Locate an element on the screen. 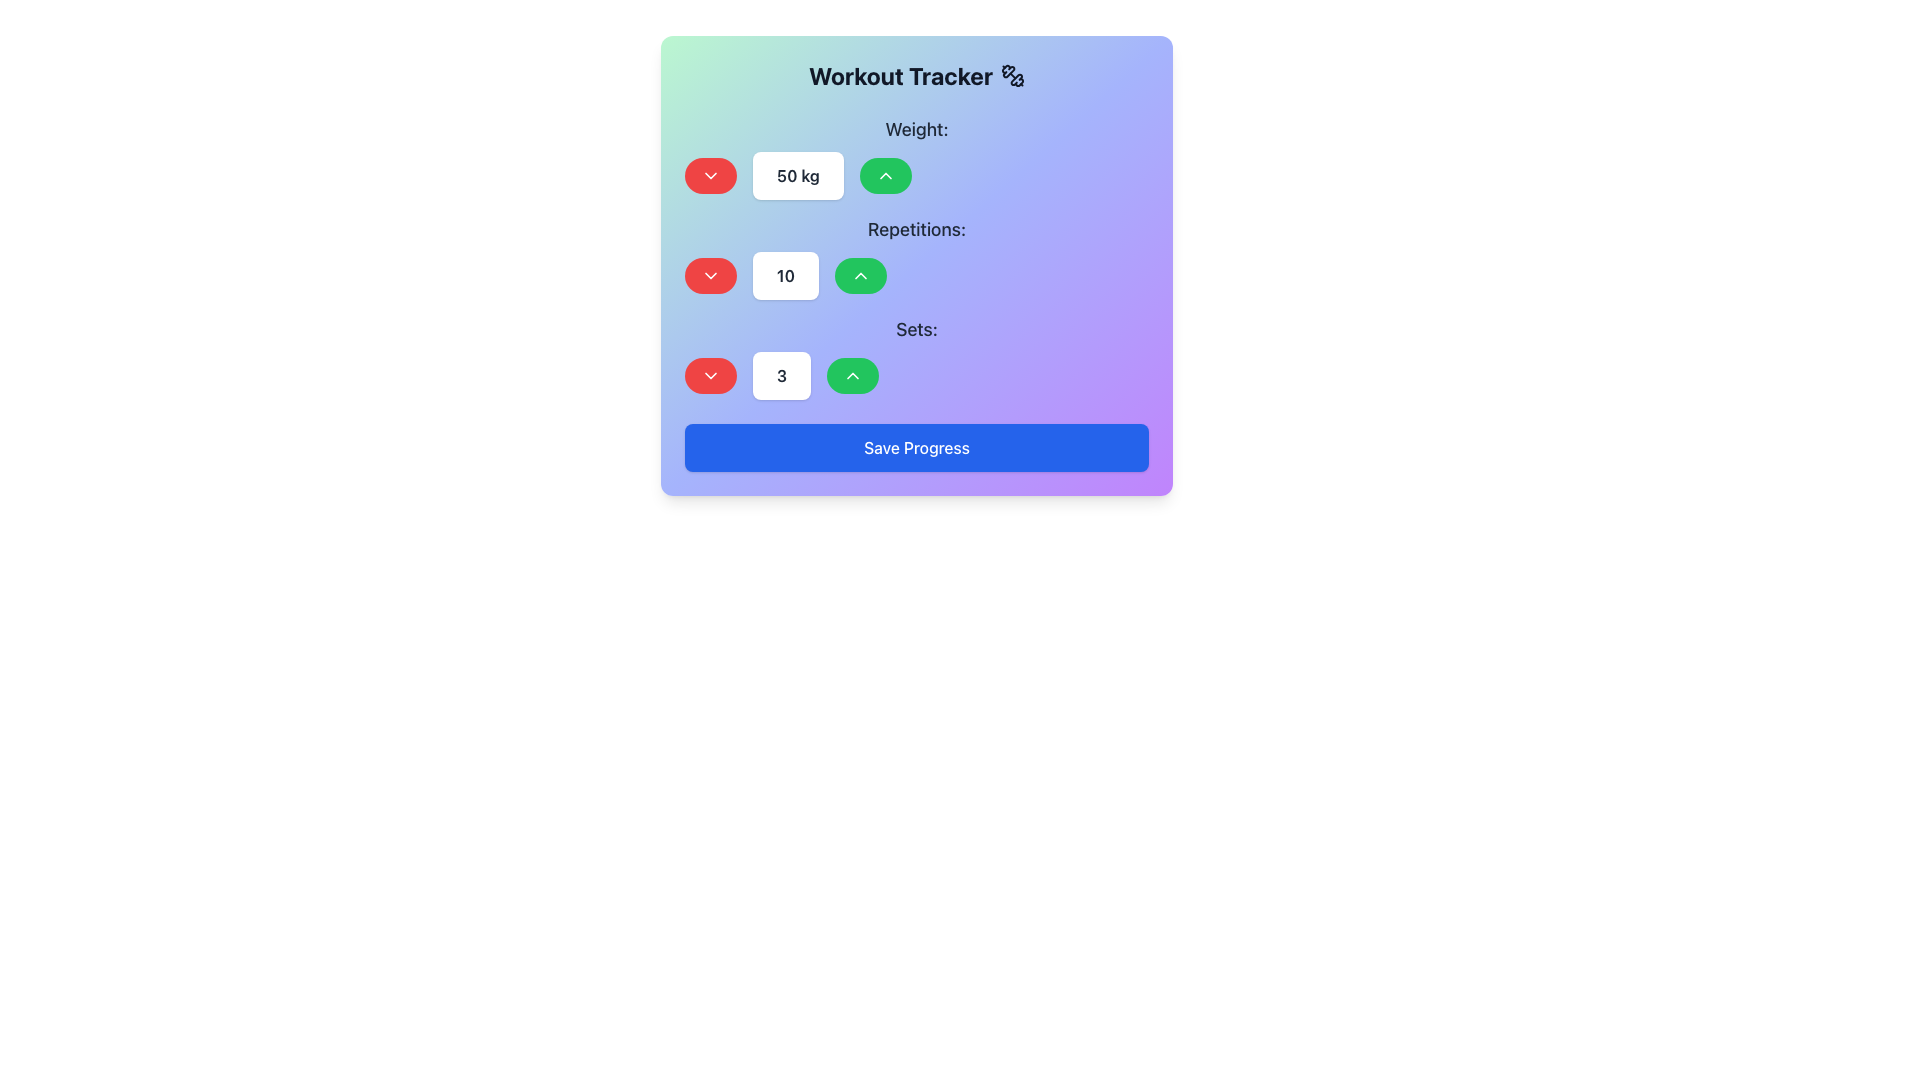  the upward-facing chevron icon button with a green background located to the right of the 'Weight' label in the 'Workout Tracker' interface is located at coordinates (860, 276).